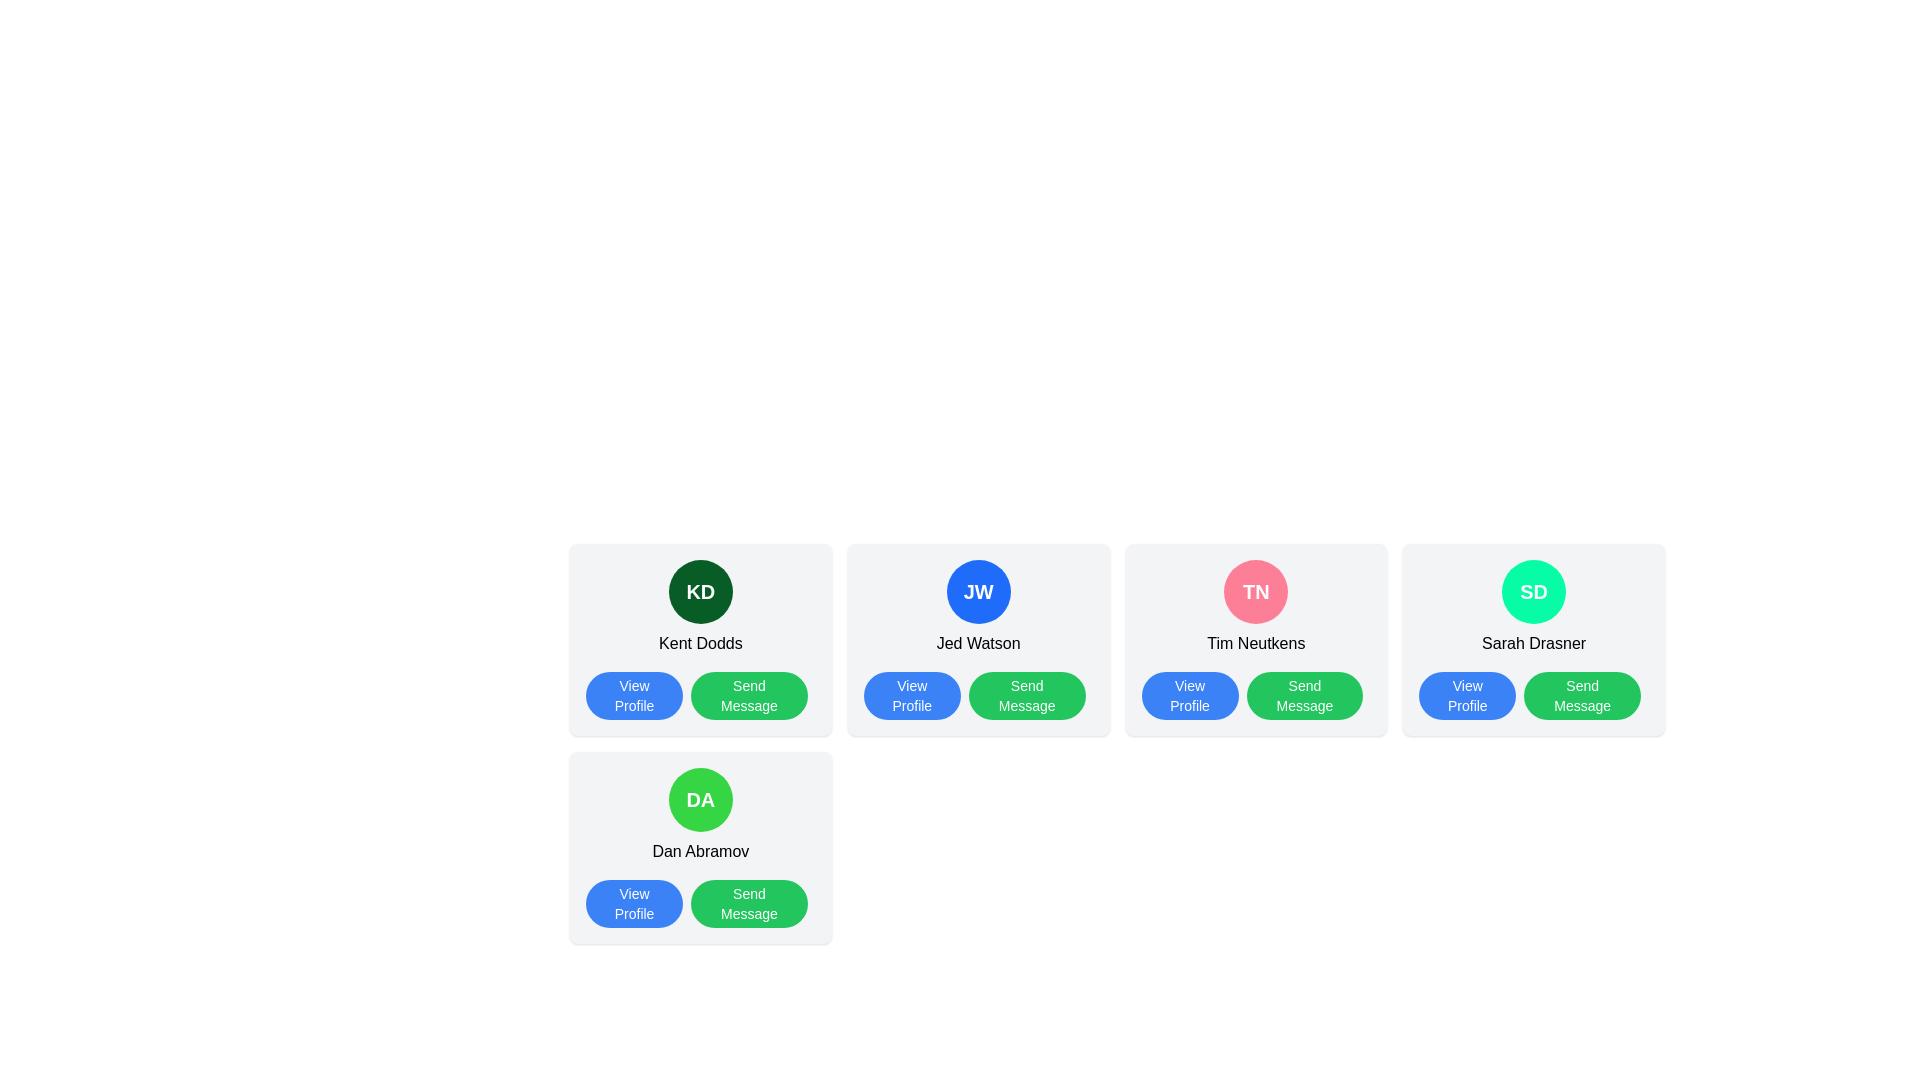 The height and width of the screenshot is (1080, 1920). Describe the element at coordinates (1533, 644) in the screenshot. I see `text displayed in the label that shows the name 'Sarah Drasner', which is positioned below the circular avatar with 'SD' initials and above the interactive buttons` at that location.